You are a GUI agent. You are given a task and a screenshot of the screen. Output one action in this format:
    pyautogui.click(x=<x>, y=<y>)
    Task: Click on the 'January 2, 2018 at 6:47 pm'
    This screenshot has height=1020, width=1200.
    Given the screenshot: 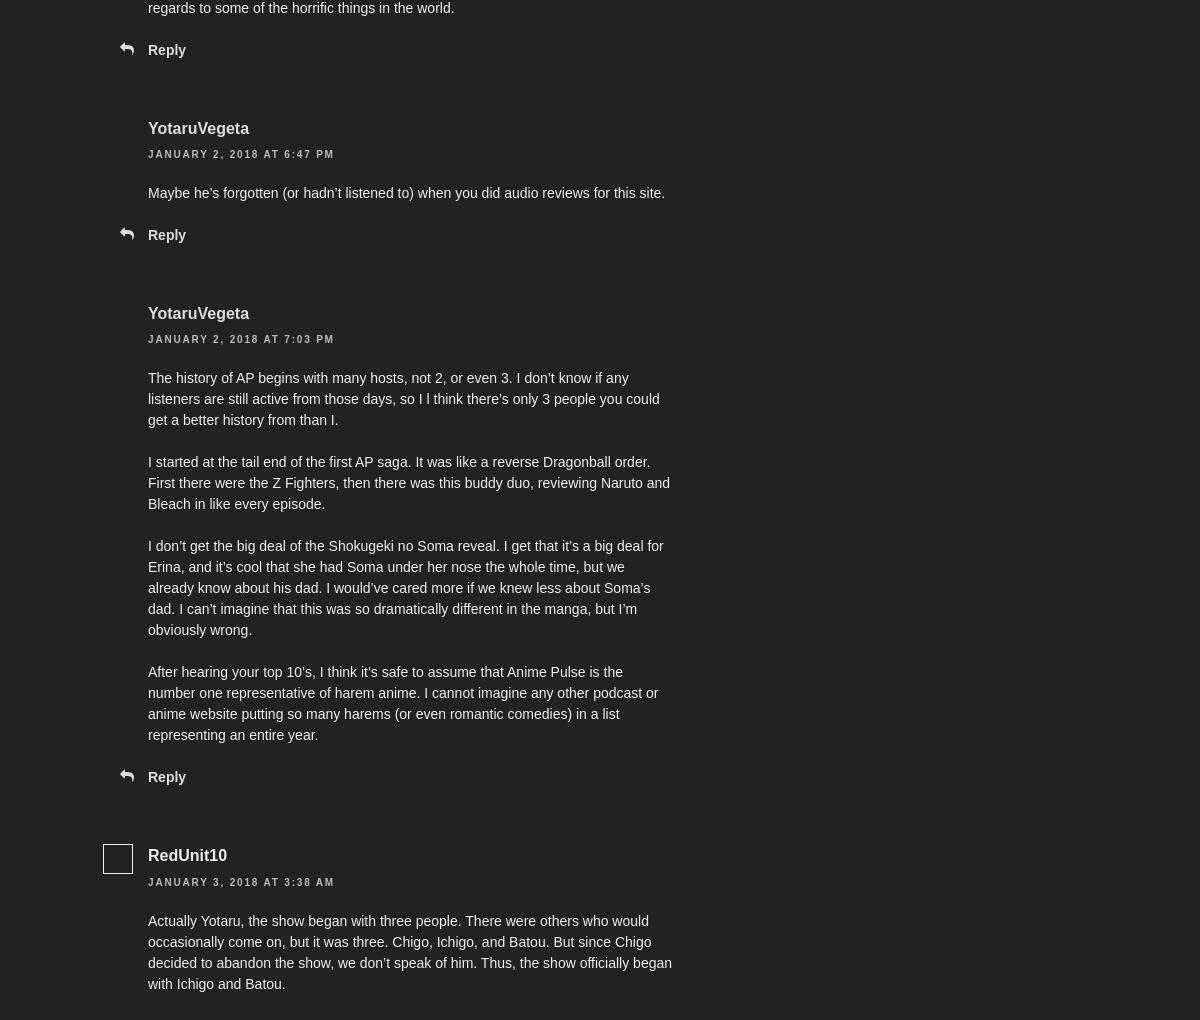 What is the action you would take?
    pyautogui.click(x=239, y=153)
    